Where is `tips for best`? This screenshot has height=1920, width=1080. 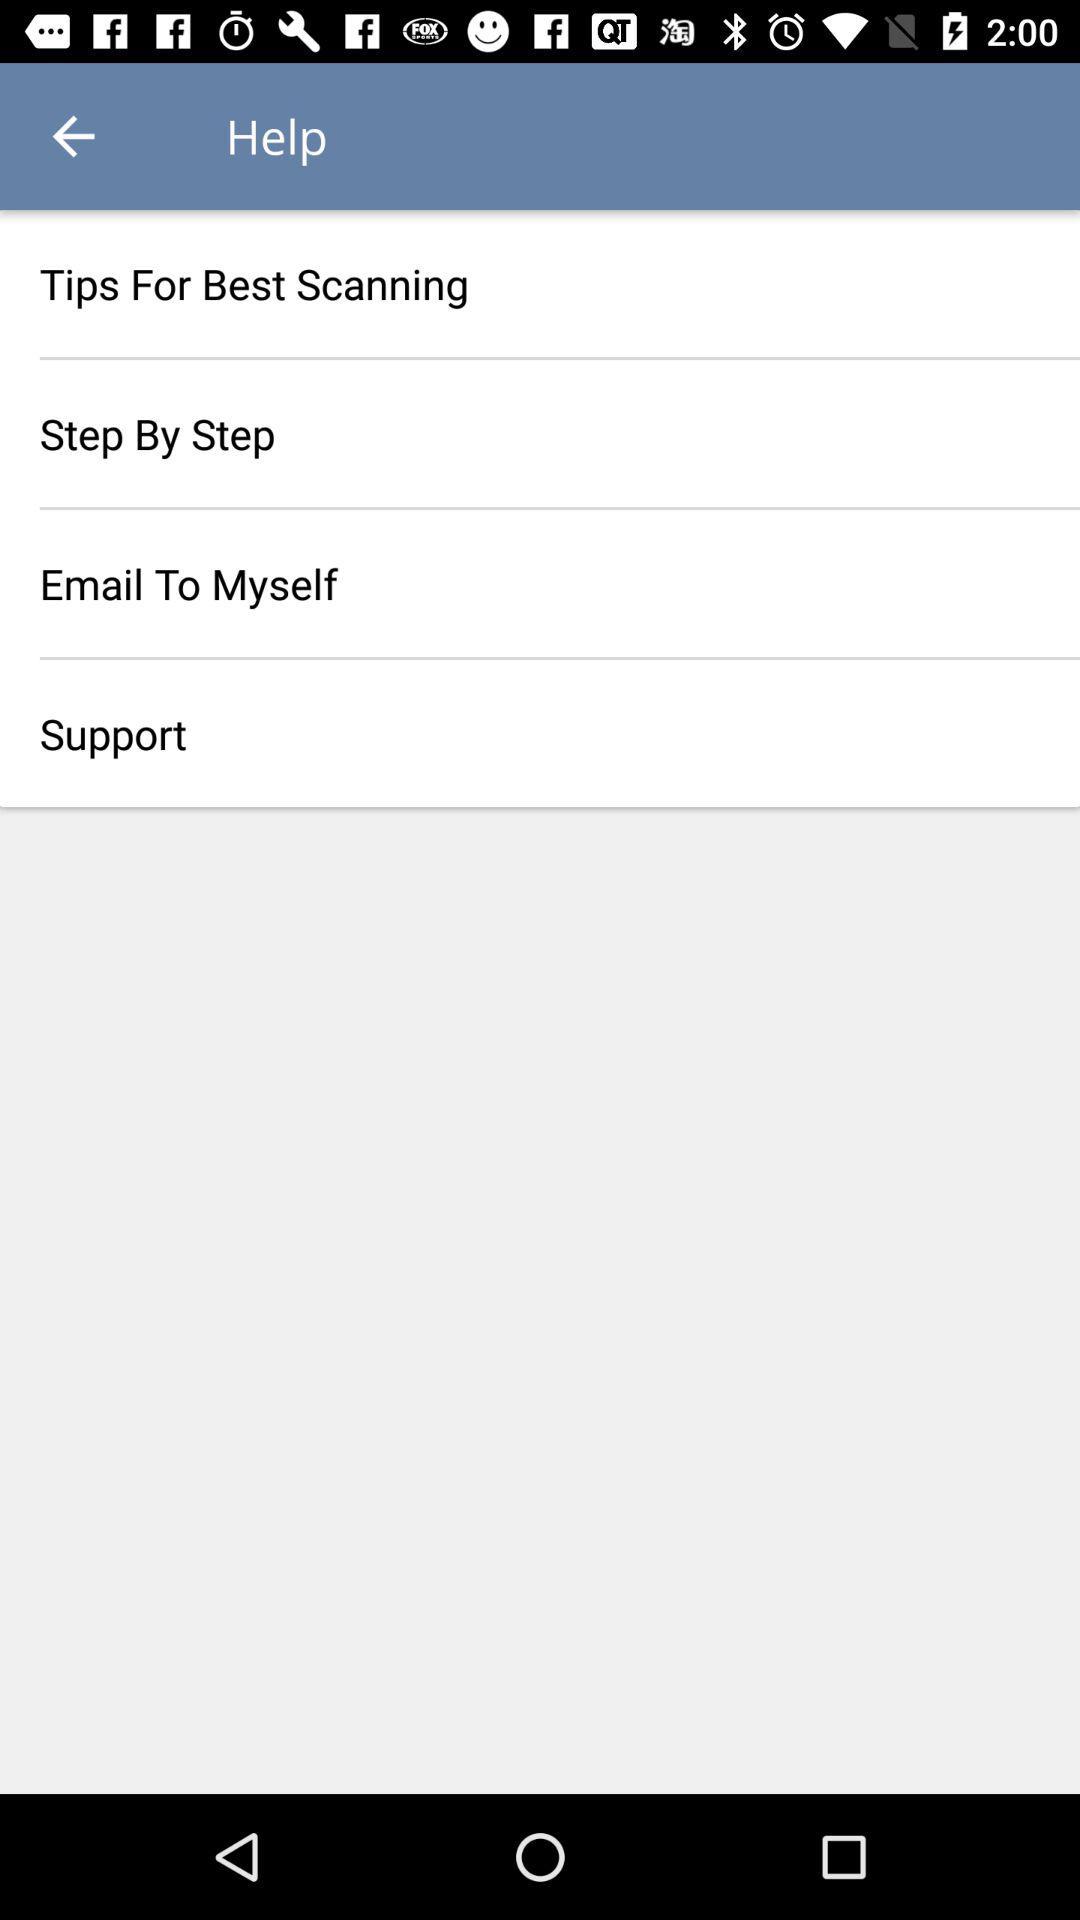
tips for best is located at coordinates (540, 282).